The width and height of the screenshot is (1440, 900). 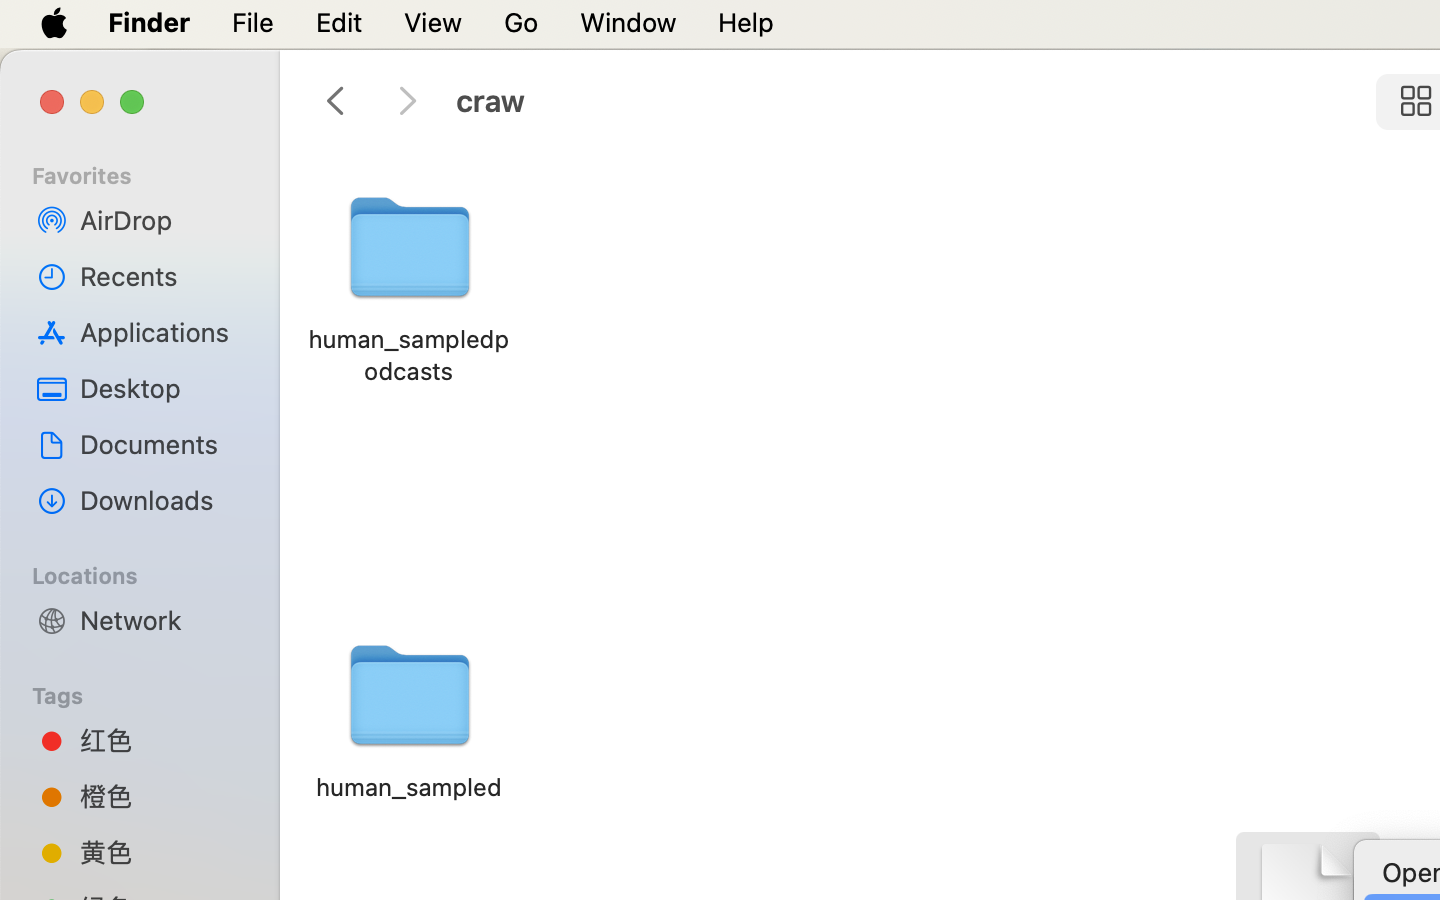 What do you see at coordinates (159, 443) in the screenshot?
I see `'Documents'` at bounding box center [159, 443].